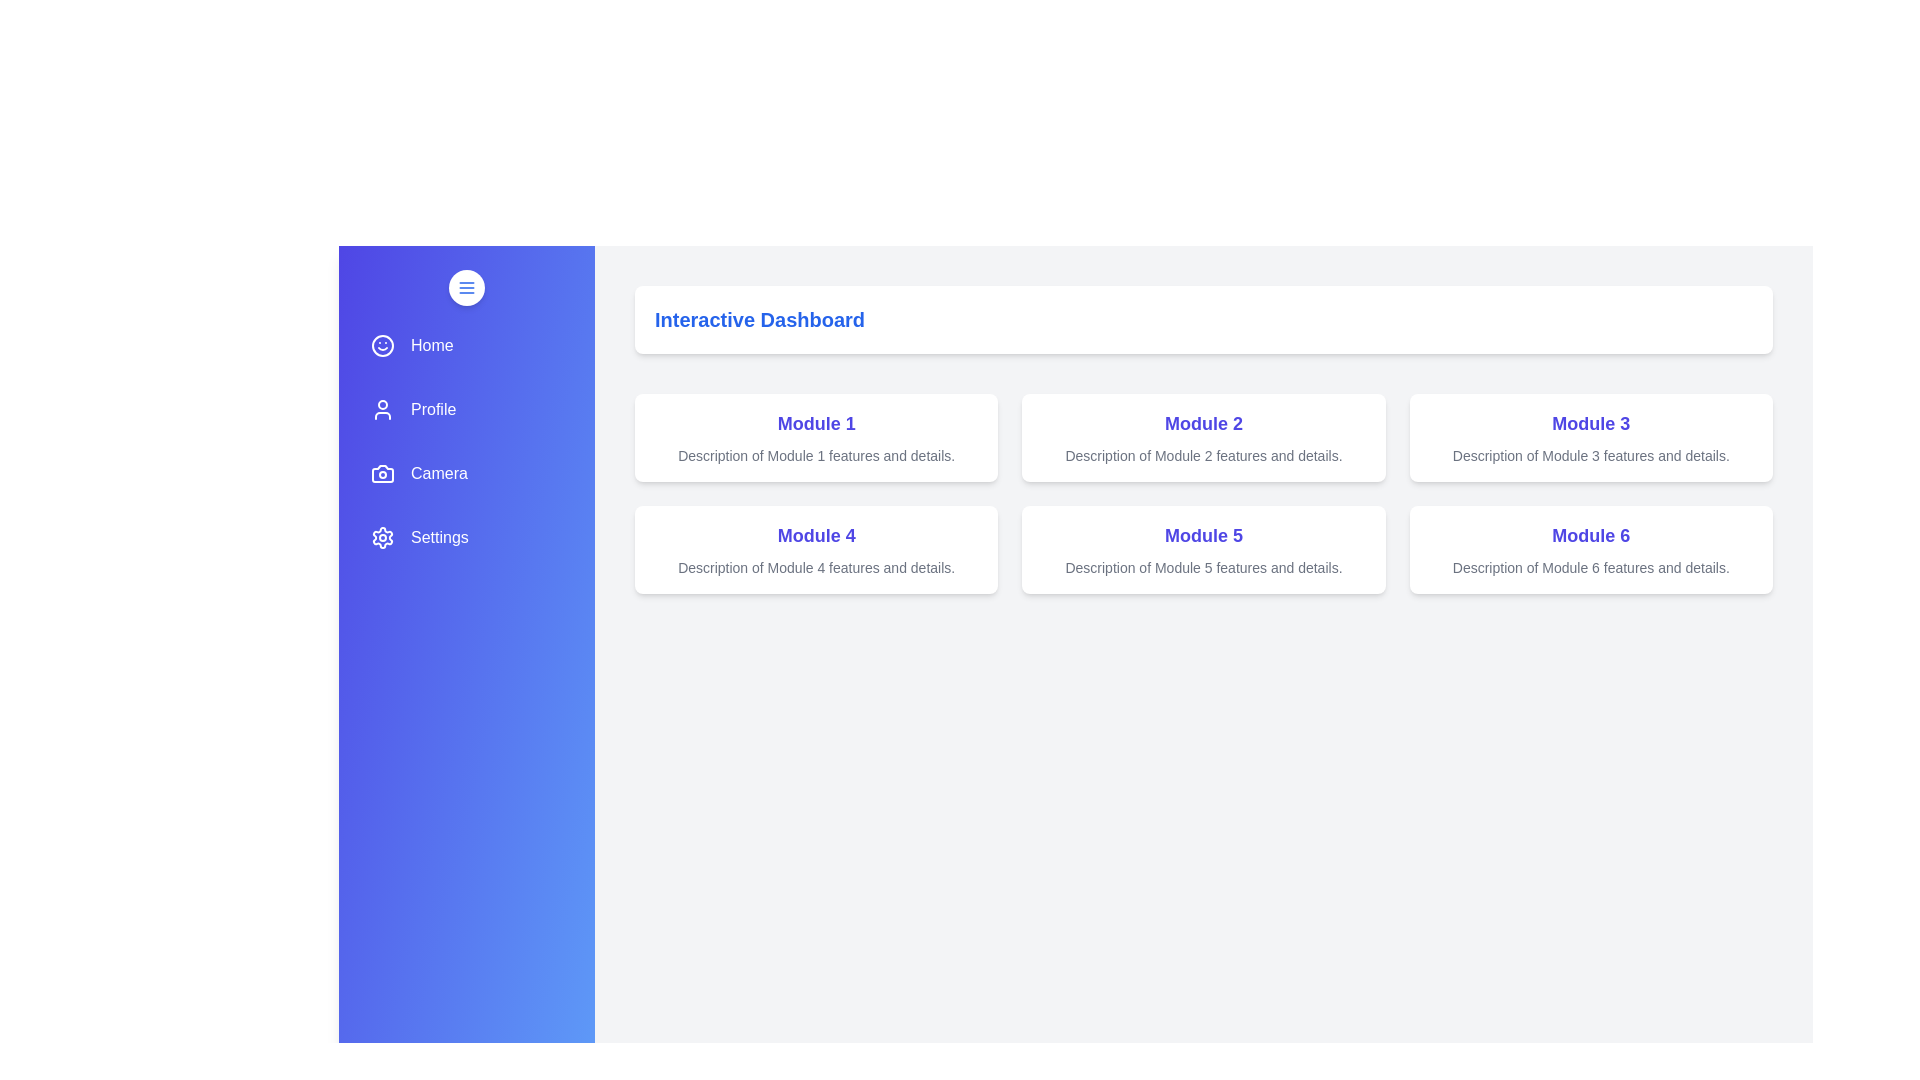 The width and height of the screenshot is (1920, 1080). Describe the element at coordinates (465, 288) in the screenshot. I see `the circular button with a white background and a blue menu icon` at that location.